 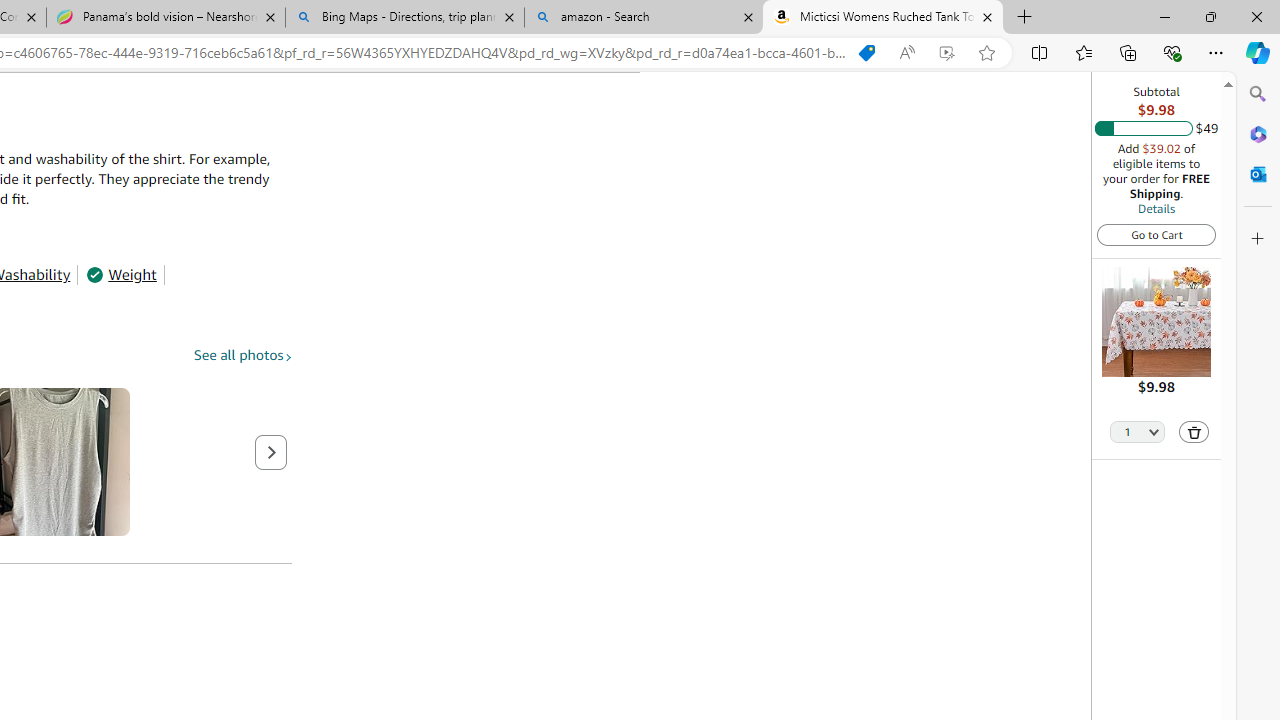 I want to click on 'amazon - Search', so click(x=643, y=17).